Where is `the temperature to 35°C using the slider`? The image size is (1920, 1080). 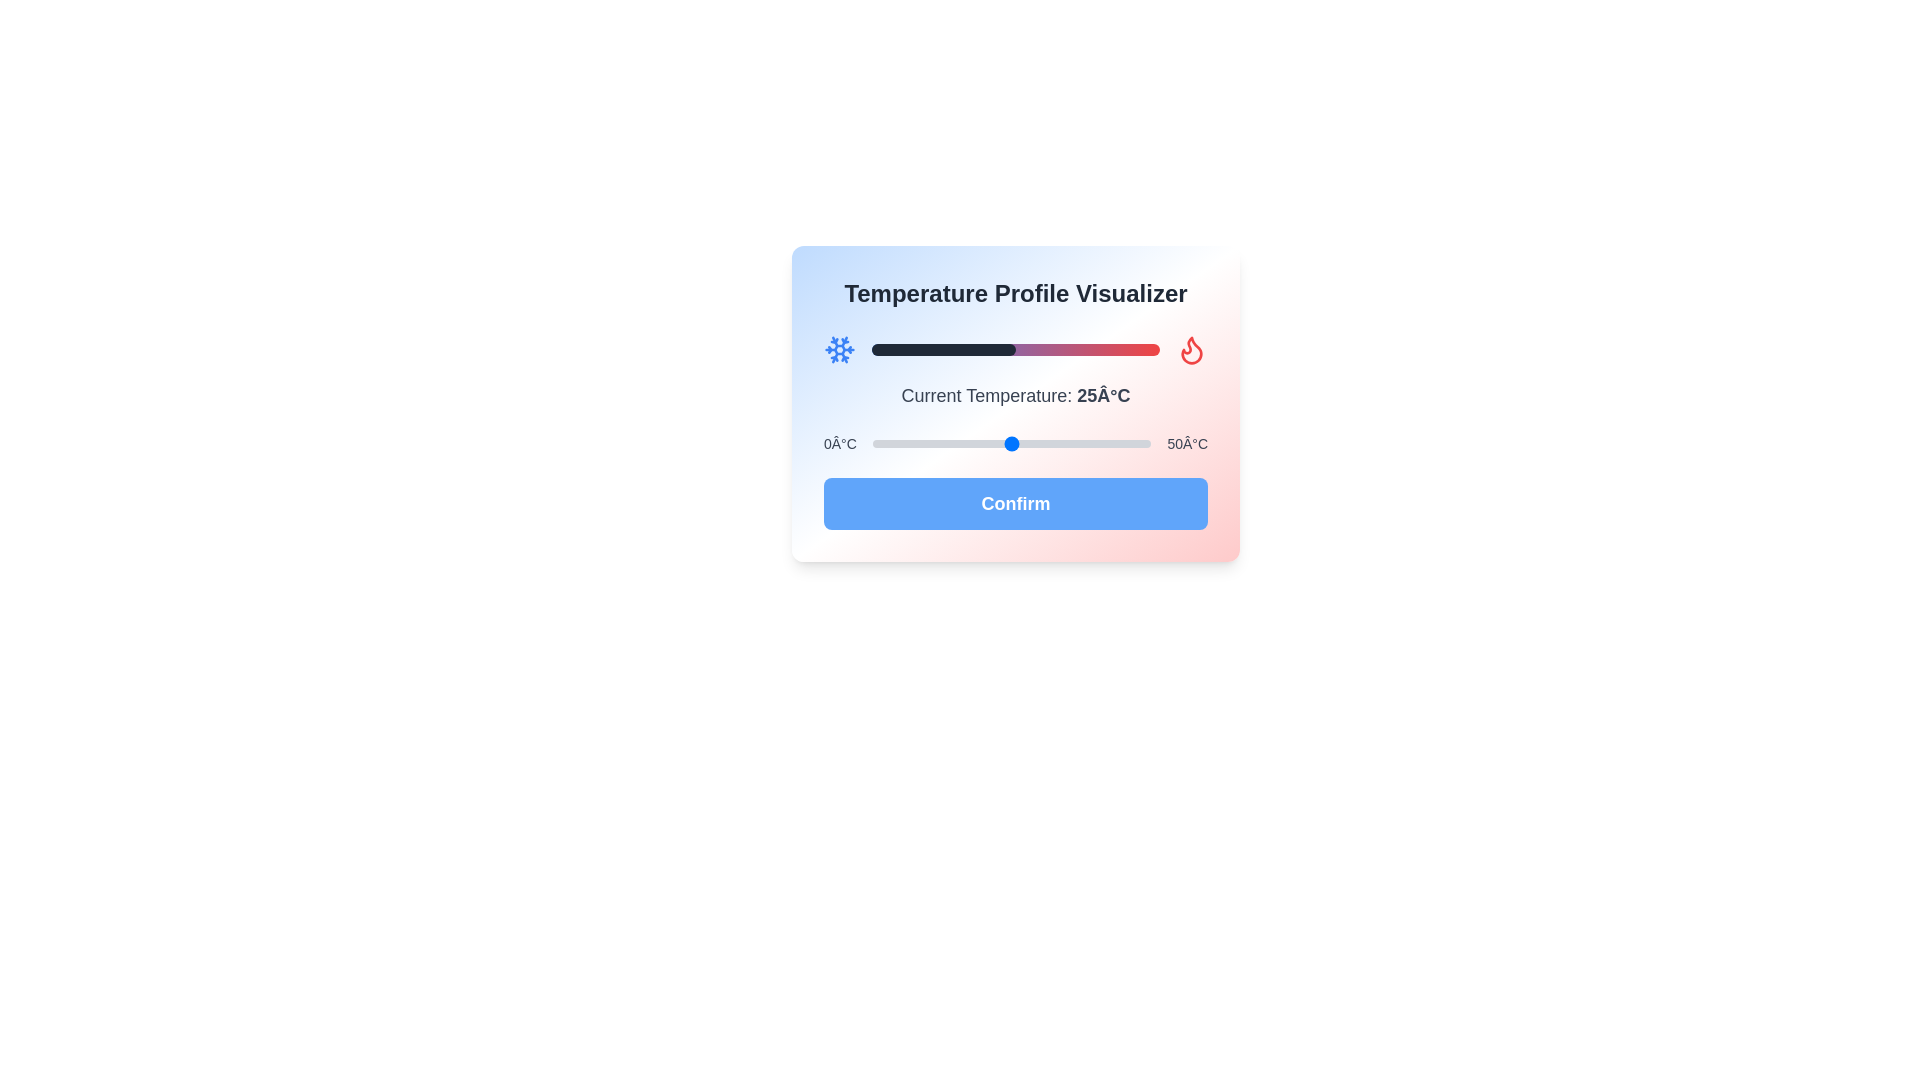
the temperature to 35°C using the slider is located at coordinates (1066, 442).